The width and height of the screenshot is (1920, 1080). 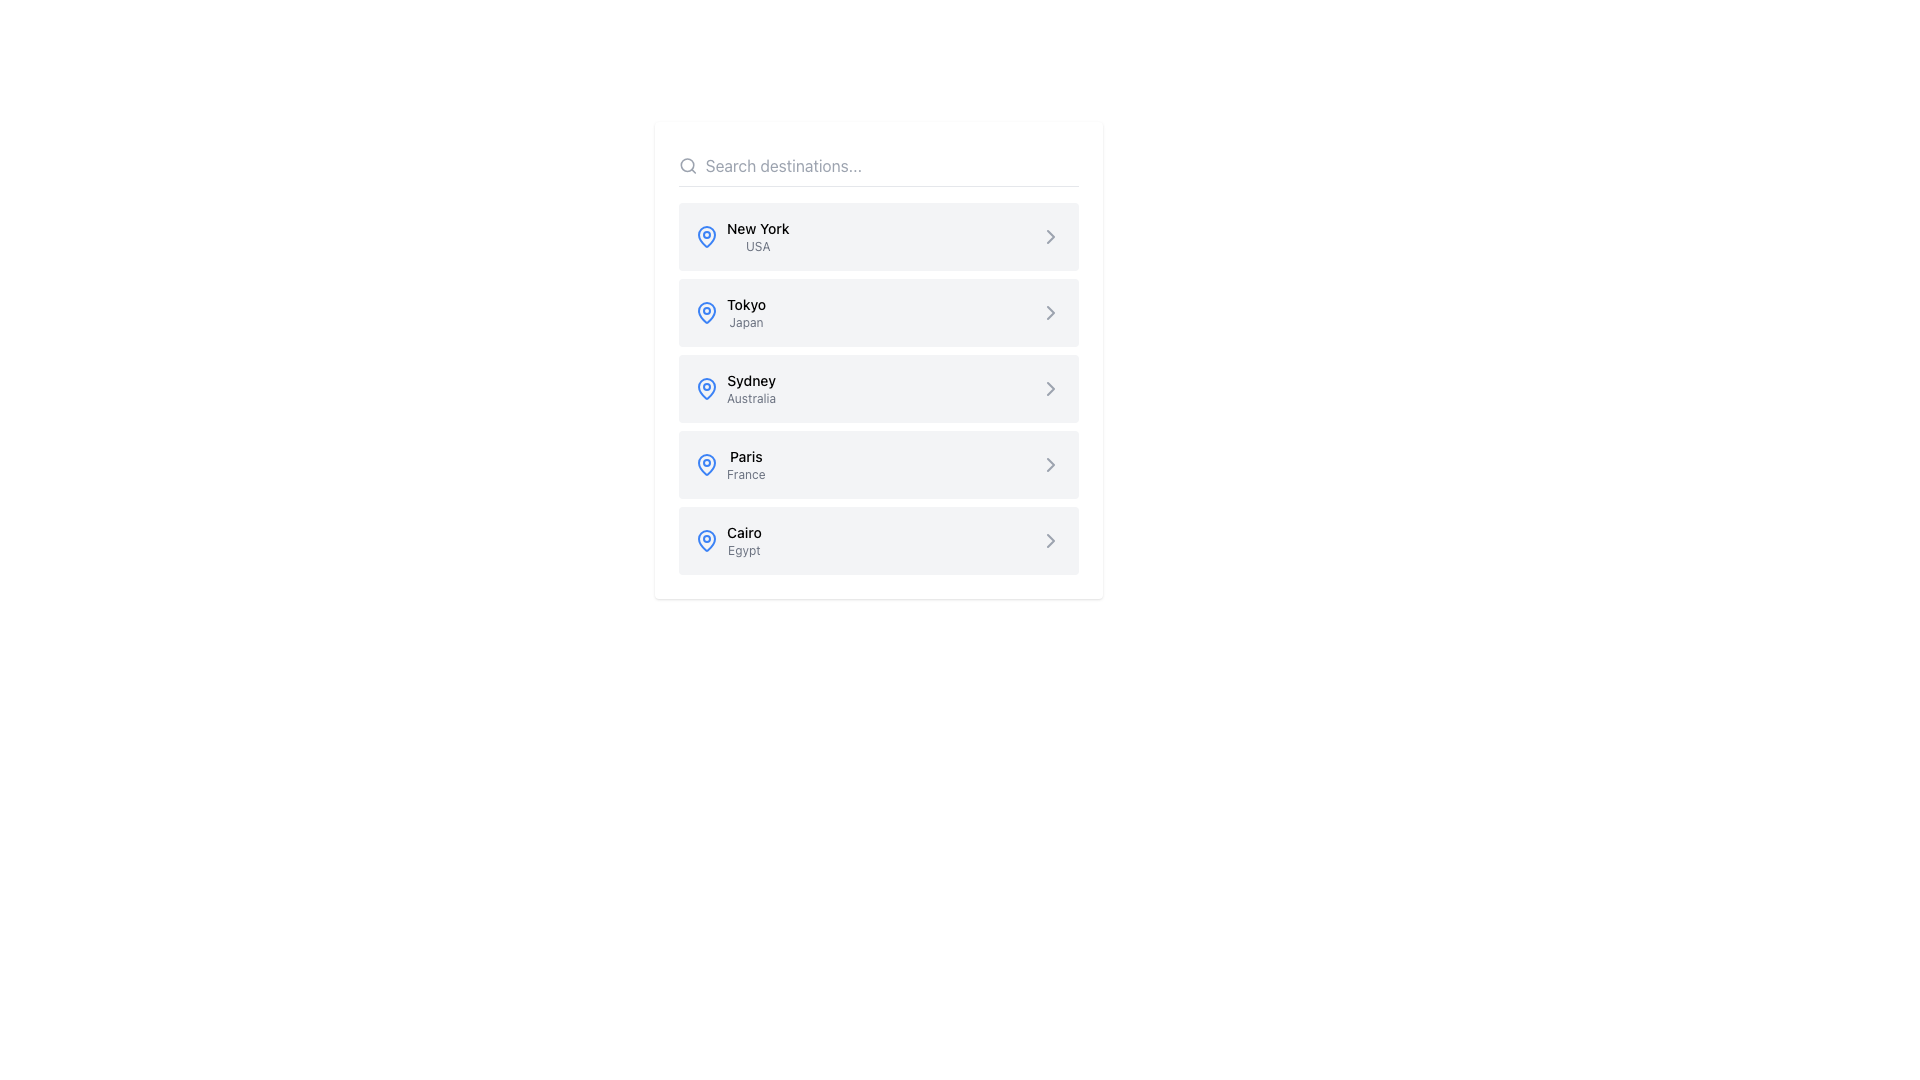 I want to click on the right-pointing chevron segment located in the fourth list item next to the 'Paris' label, so click(x=1050, y=465).